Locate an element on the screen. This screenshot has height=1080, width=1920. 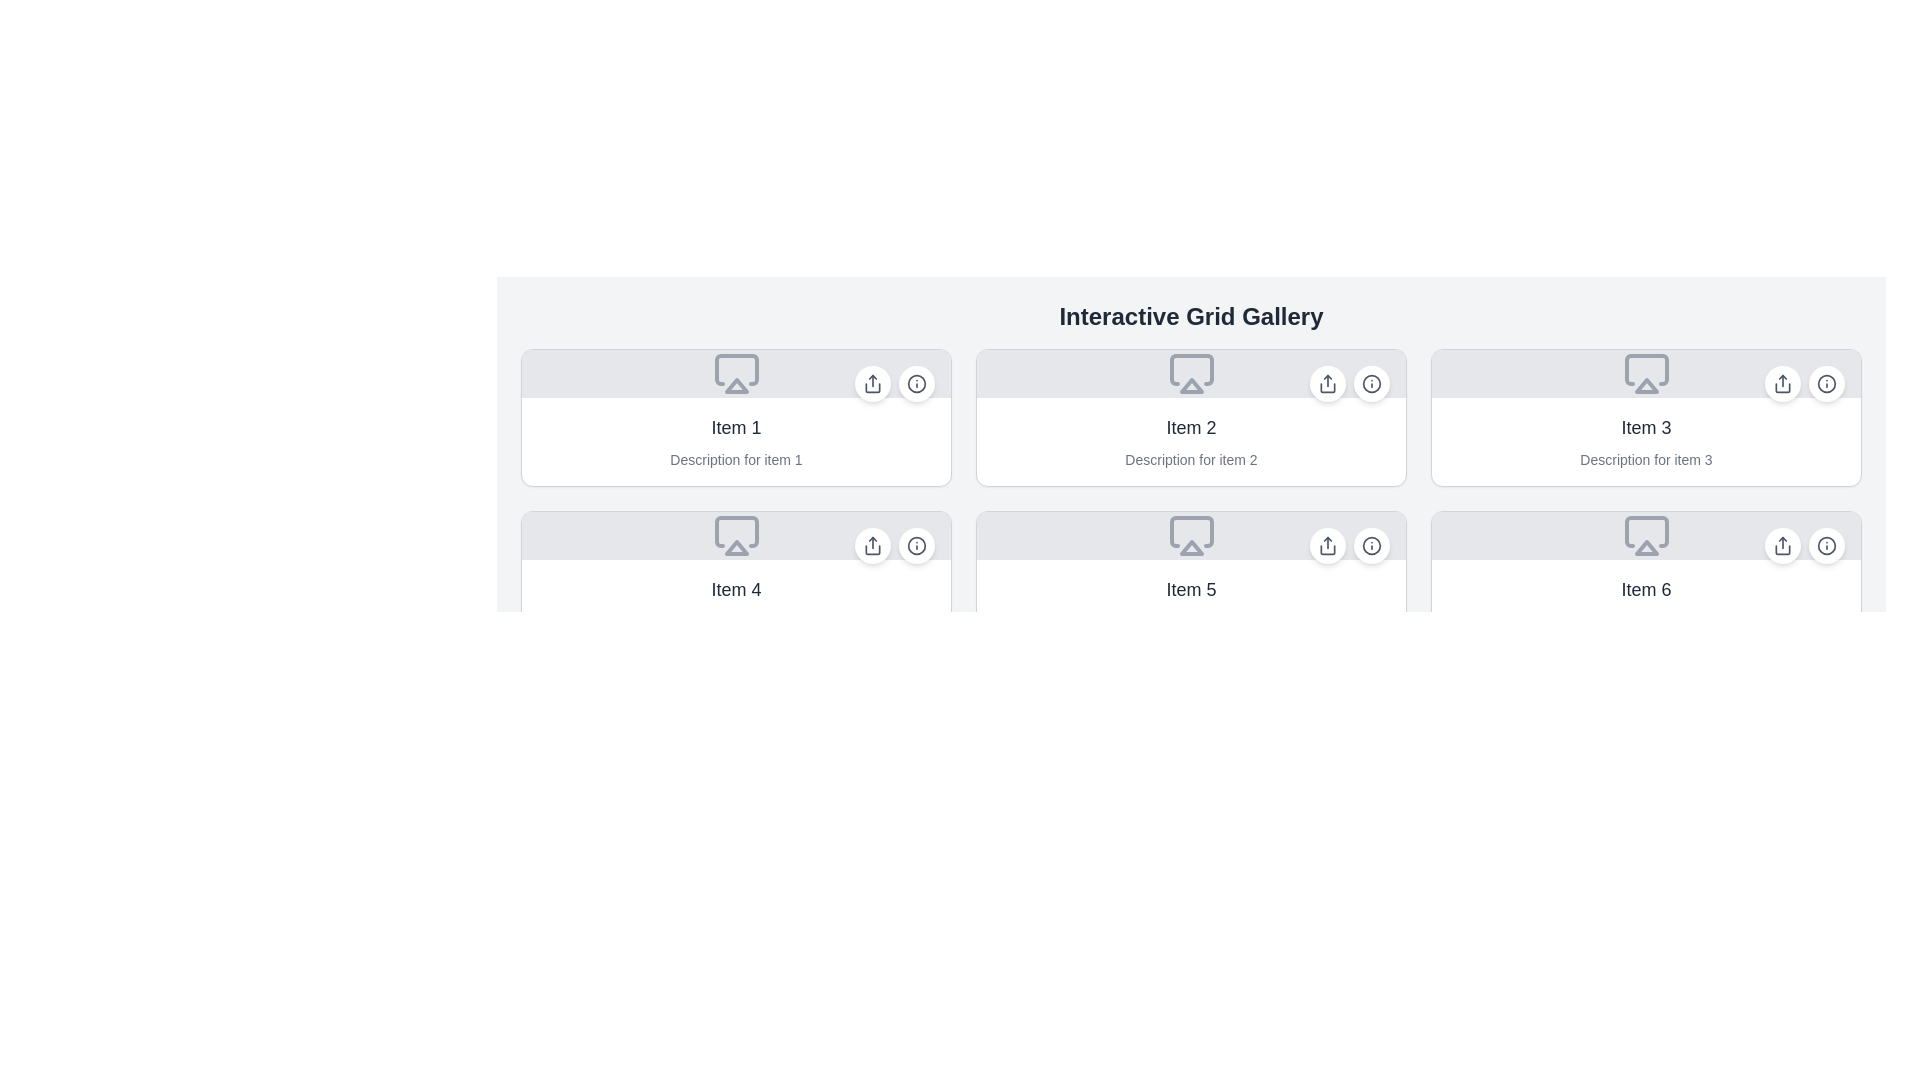
the 'share' action icon, which is a stylized upward arrow in a circular button at the top-right corner of 'Item 6' is located at coordinates (1782, 546).